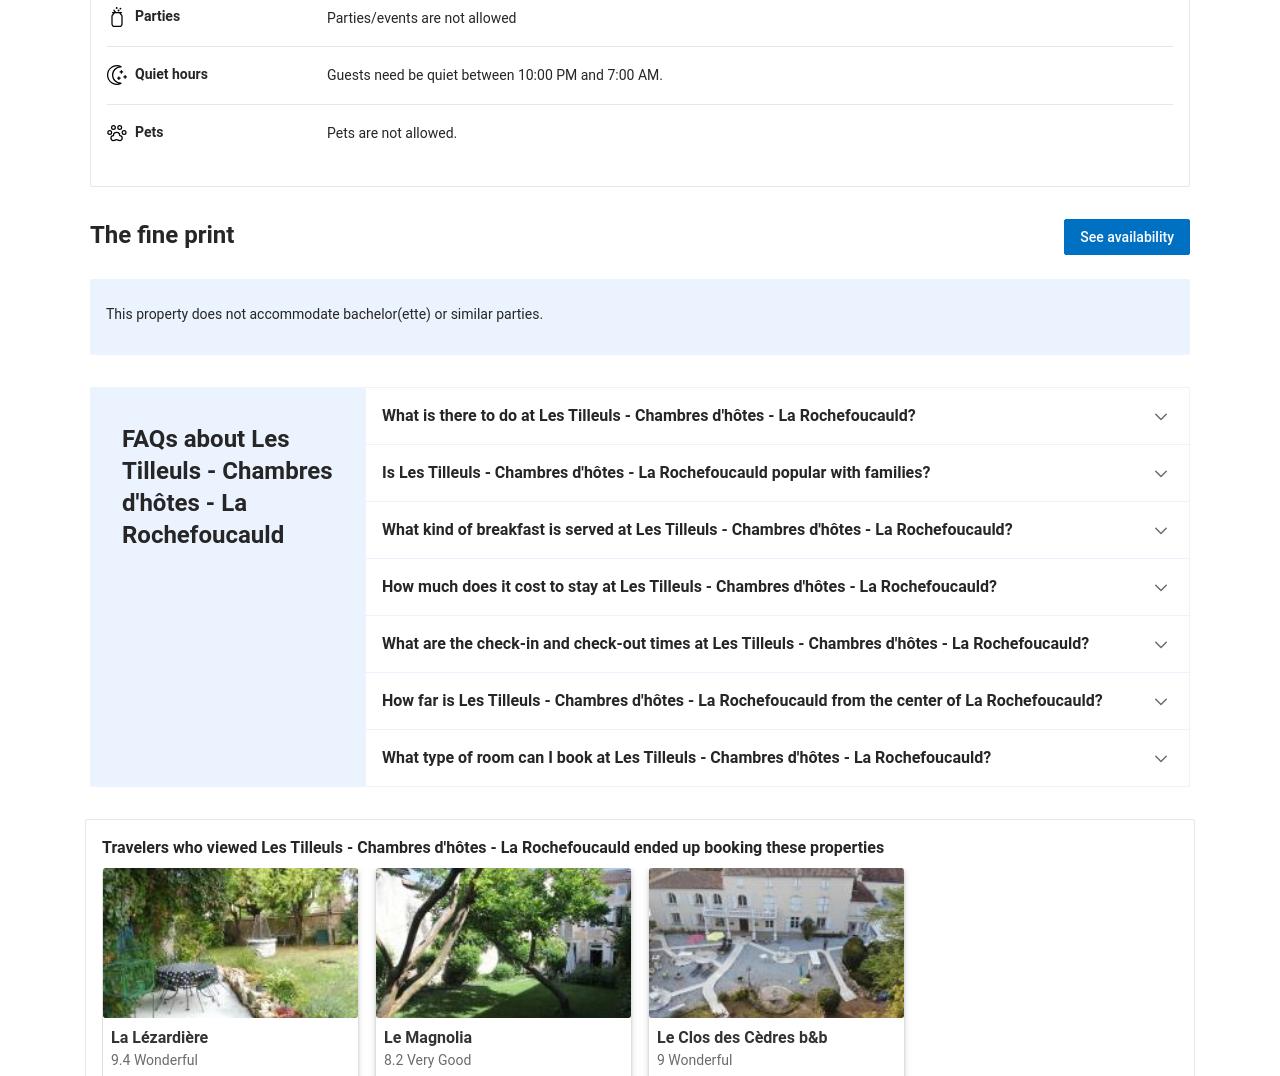 The image size is (1280, 1076). I want to click on 'The fine print', so click(88, 234).